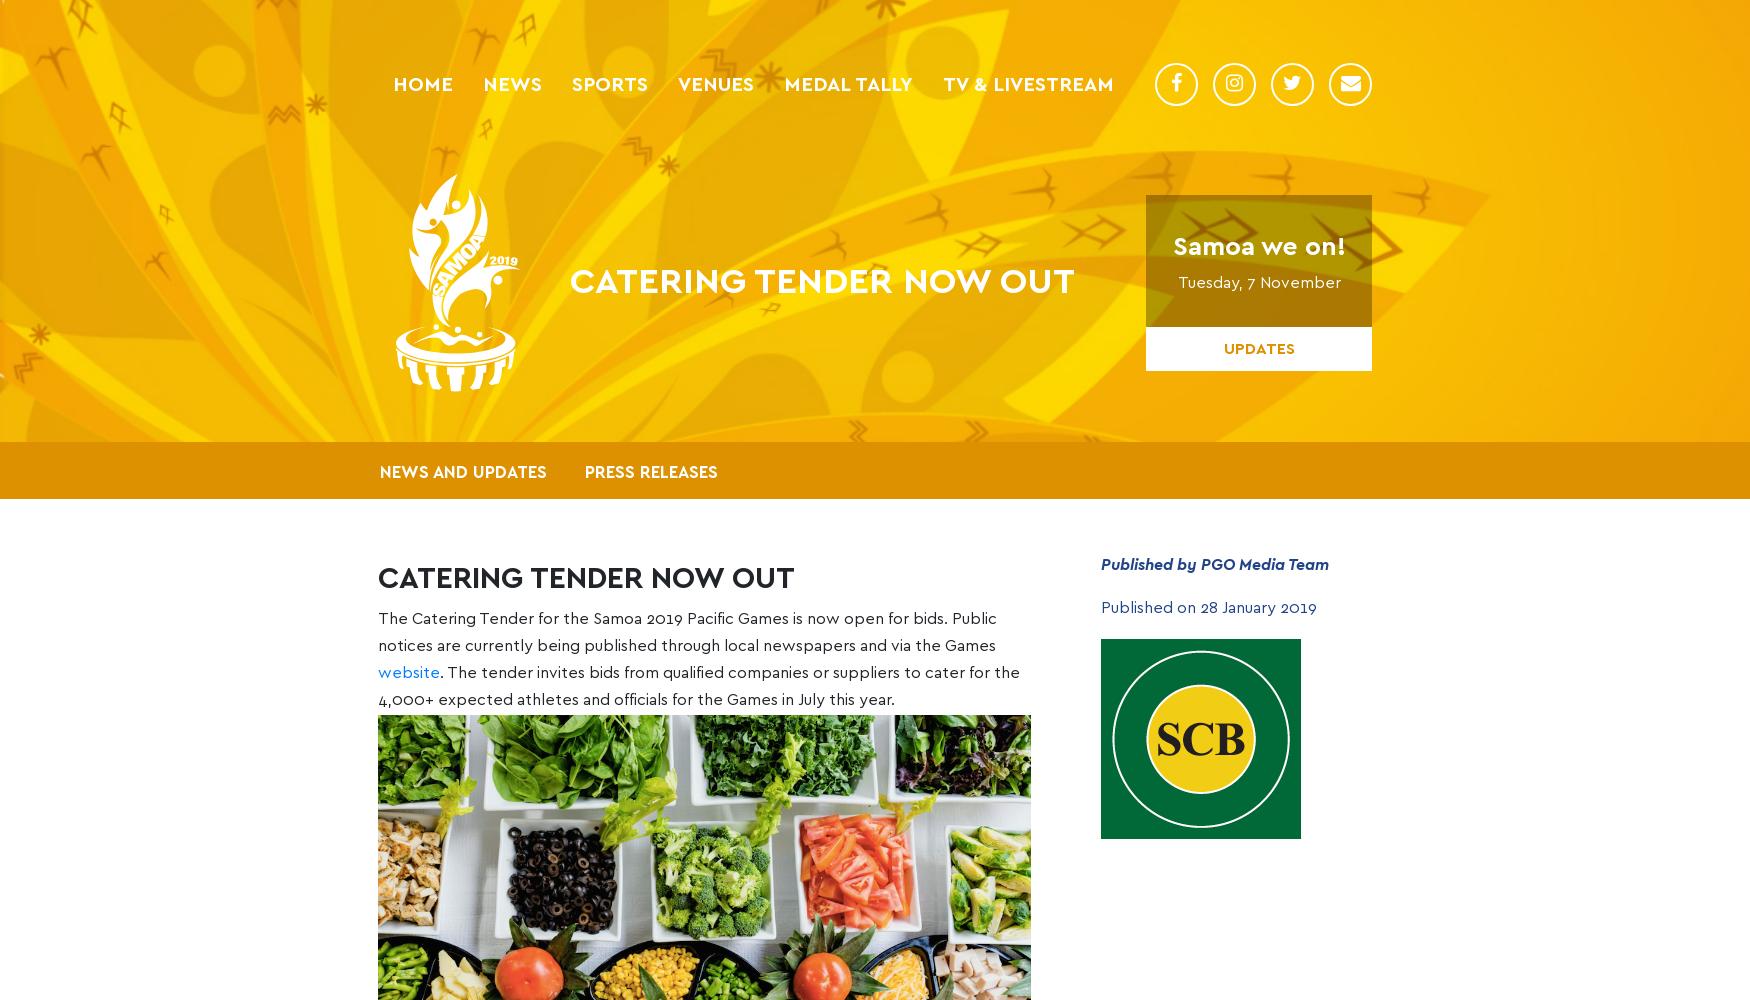 The width and height of the screenshot is (1750, 1000). Describe the element at coordinates (585, 471) in the screenshot. I see `'Press Releases'` at that location.